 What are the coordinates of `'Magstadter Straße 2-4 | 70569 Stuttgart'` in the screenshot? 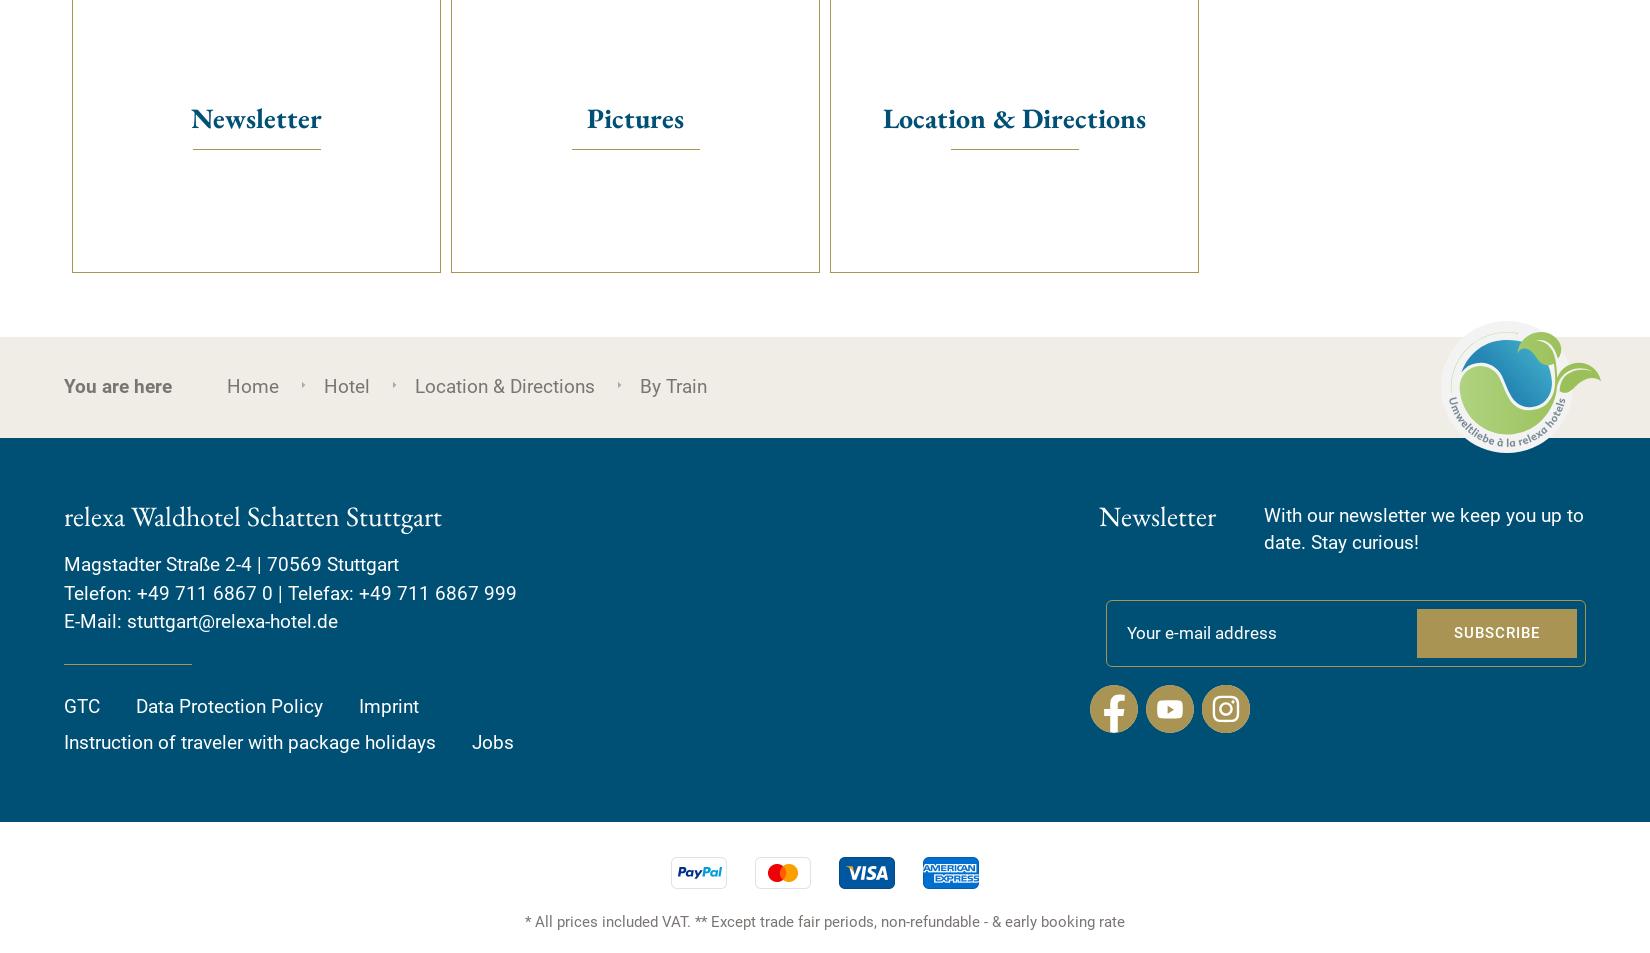 It's located at (231, 564).